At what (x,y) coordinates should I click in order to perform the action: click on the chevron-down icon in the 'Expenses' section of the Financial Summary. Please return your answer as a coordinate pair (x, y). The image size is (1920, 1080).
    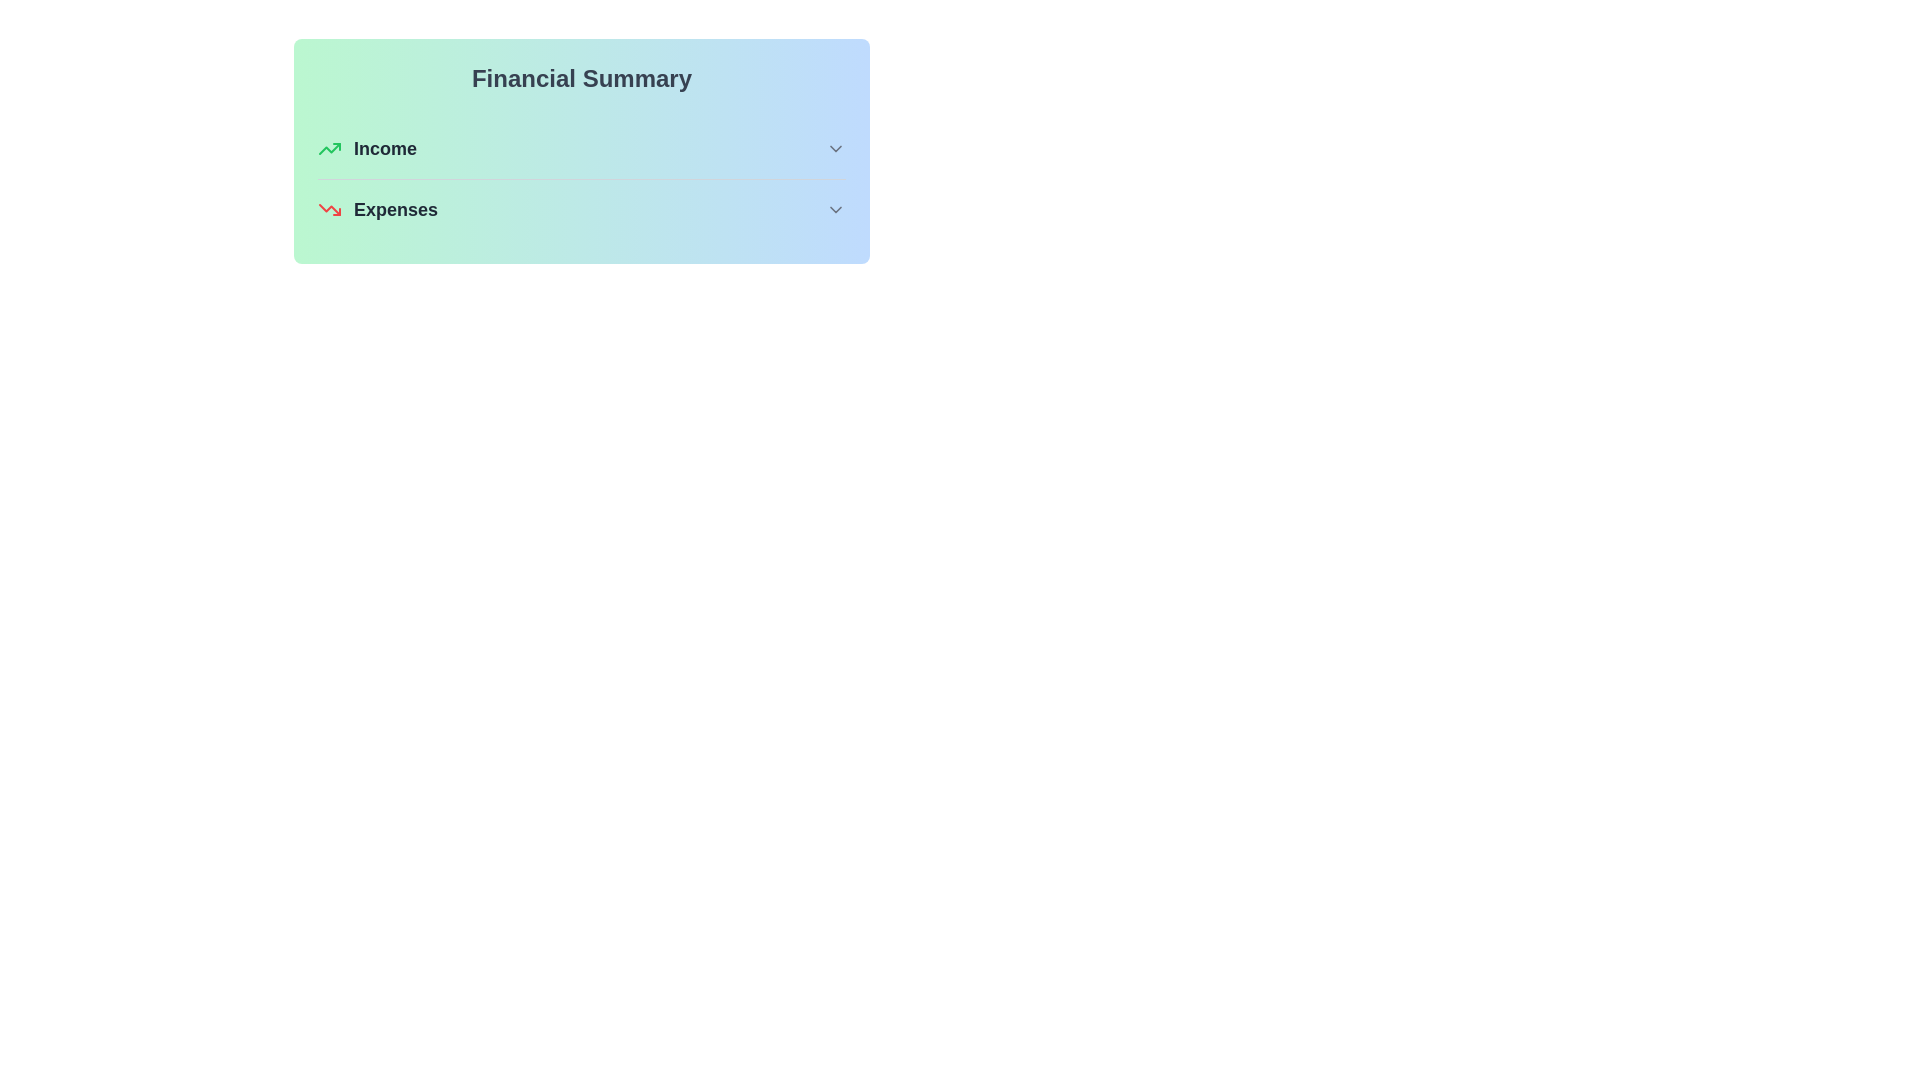
    Looking at the image, I should click on (835, 209).